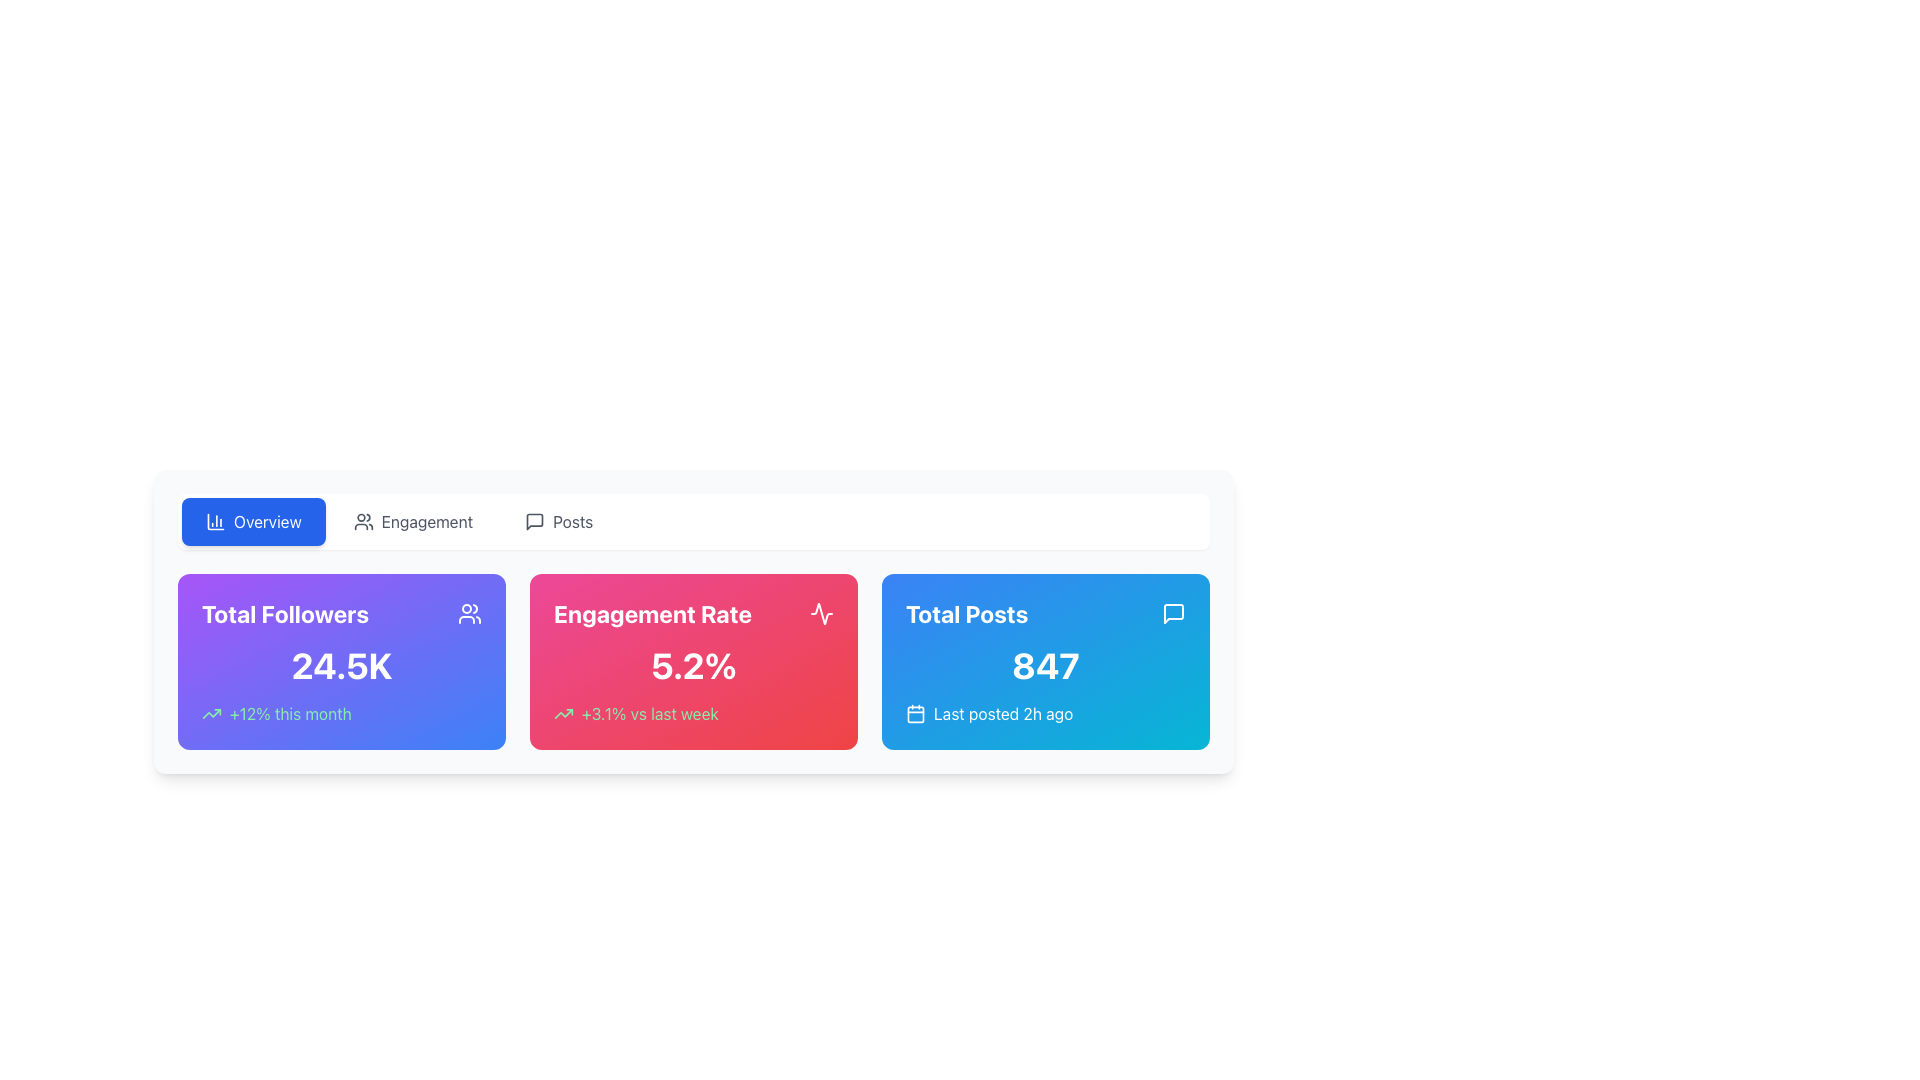 The width and height of the screenshot is (1920, 1080). I want to click on the icon located at the top-right corner of the 'Total Posts' card, adjacent to the section's title and numerical data, so click(1174, 612).